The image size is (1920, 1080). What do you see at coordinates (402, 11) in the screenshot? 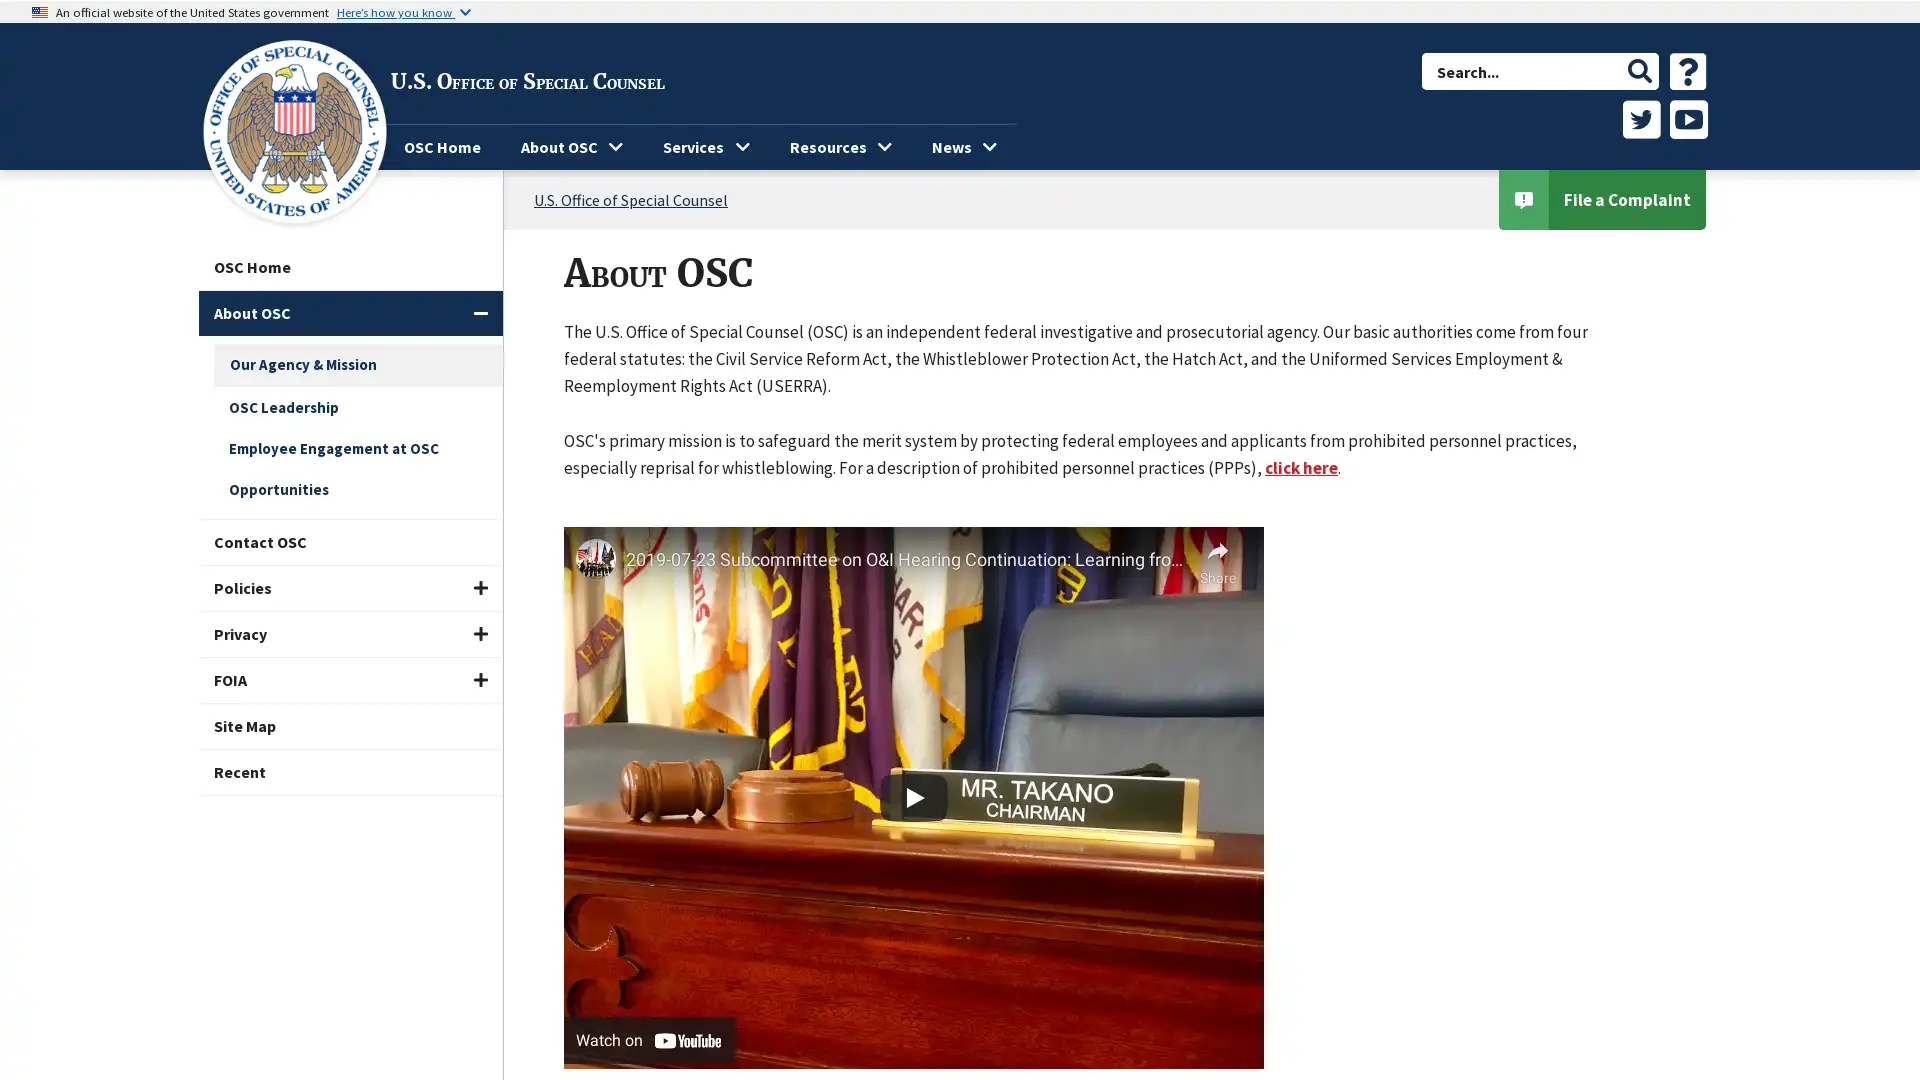
I see `Heres how you know` at bounding box center [402, 11].